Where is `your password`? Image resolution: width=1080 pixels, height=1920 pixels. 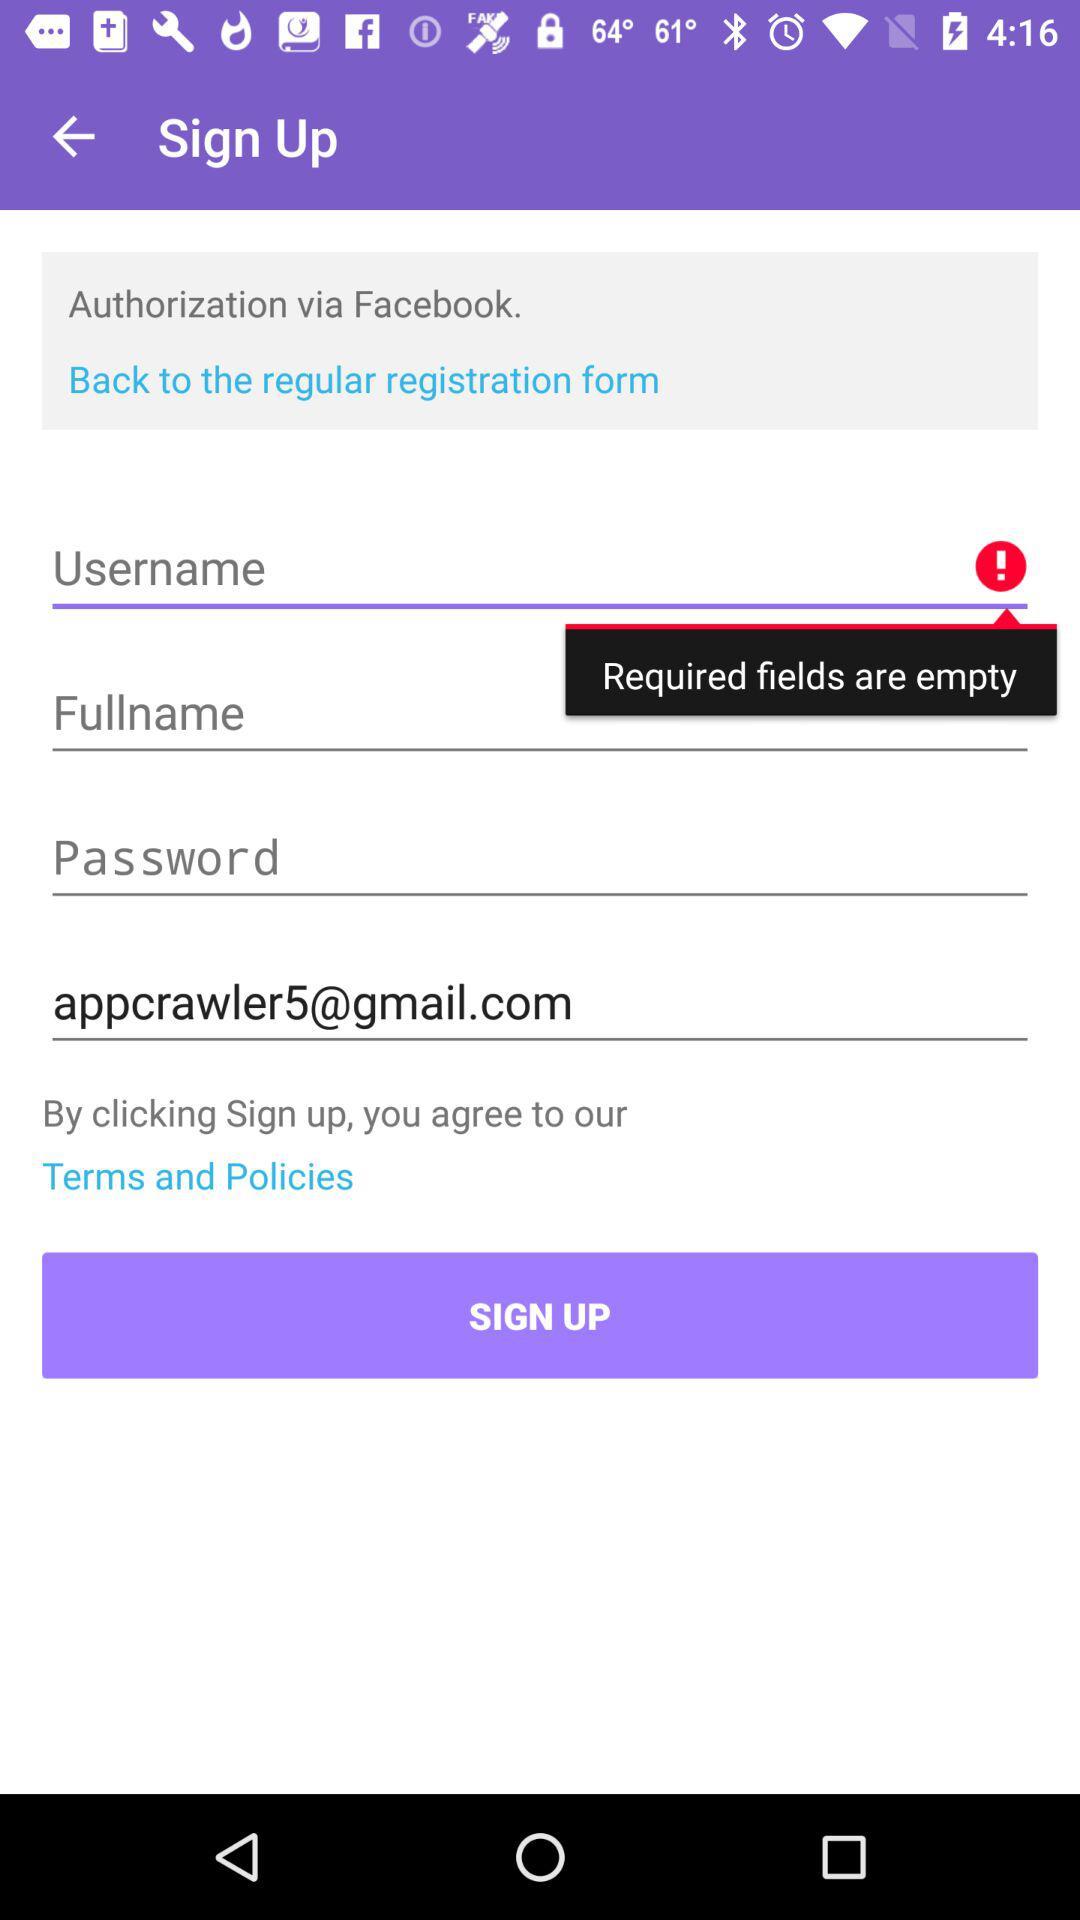 your password is located at coordinates (540, 857).